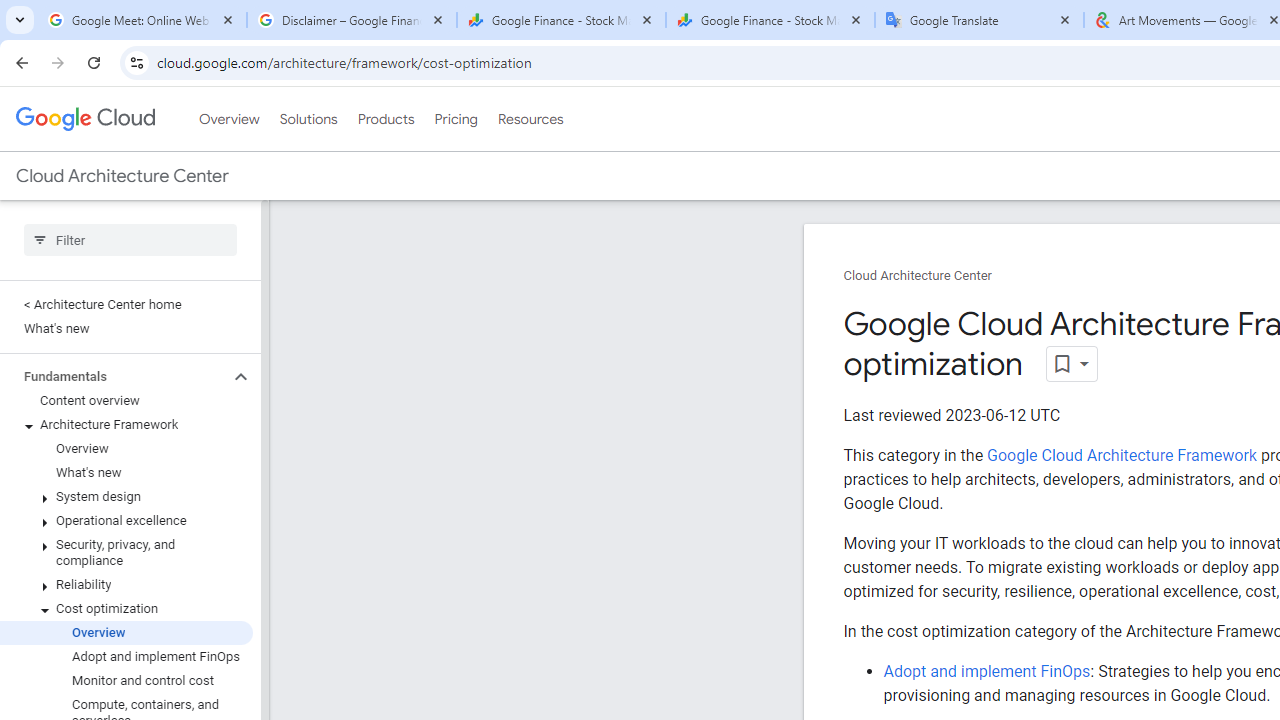 This screenshot has width=1280, height=720. What do you see at coordinates (307, 119) in the screenshot?
I see `'Solutions'` at bounding box center [307, 119].